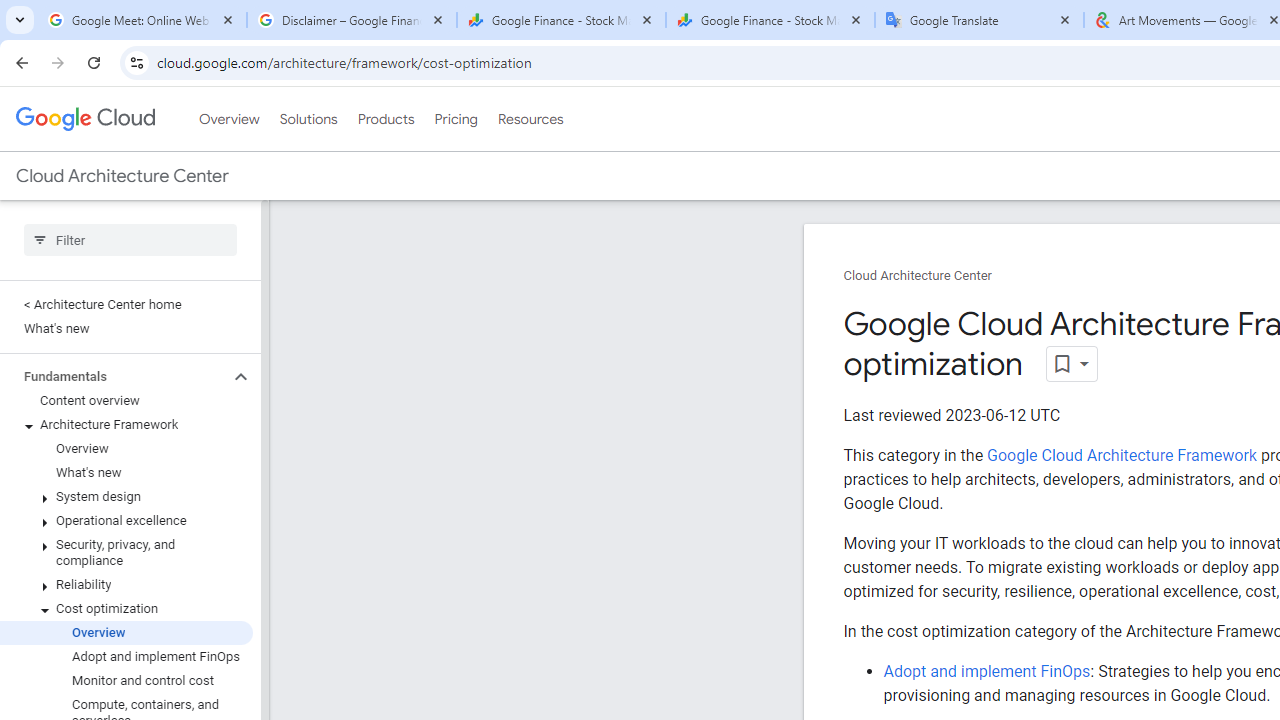 This screenshot has width=1280, height=720. What do you see at coordinates (307, 119) in the screenshot?
I see `'Solutions'` at bounding box center [307, 119].